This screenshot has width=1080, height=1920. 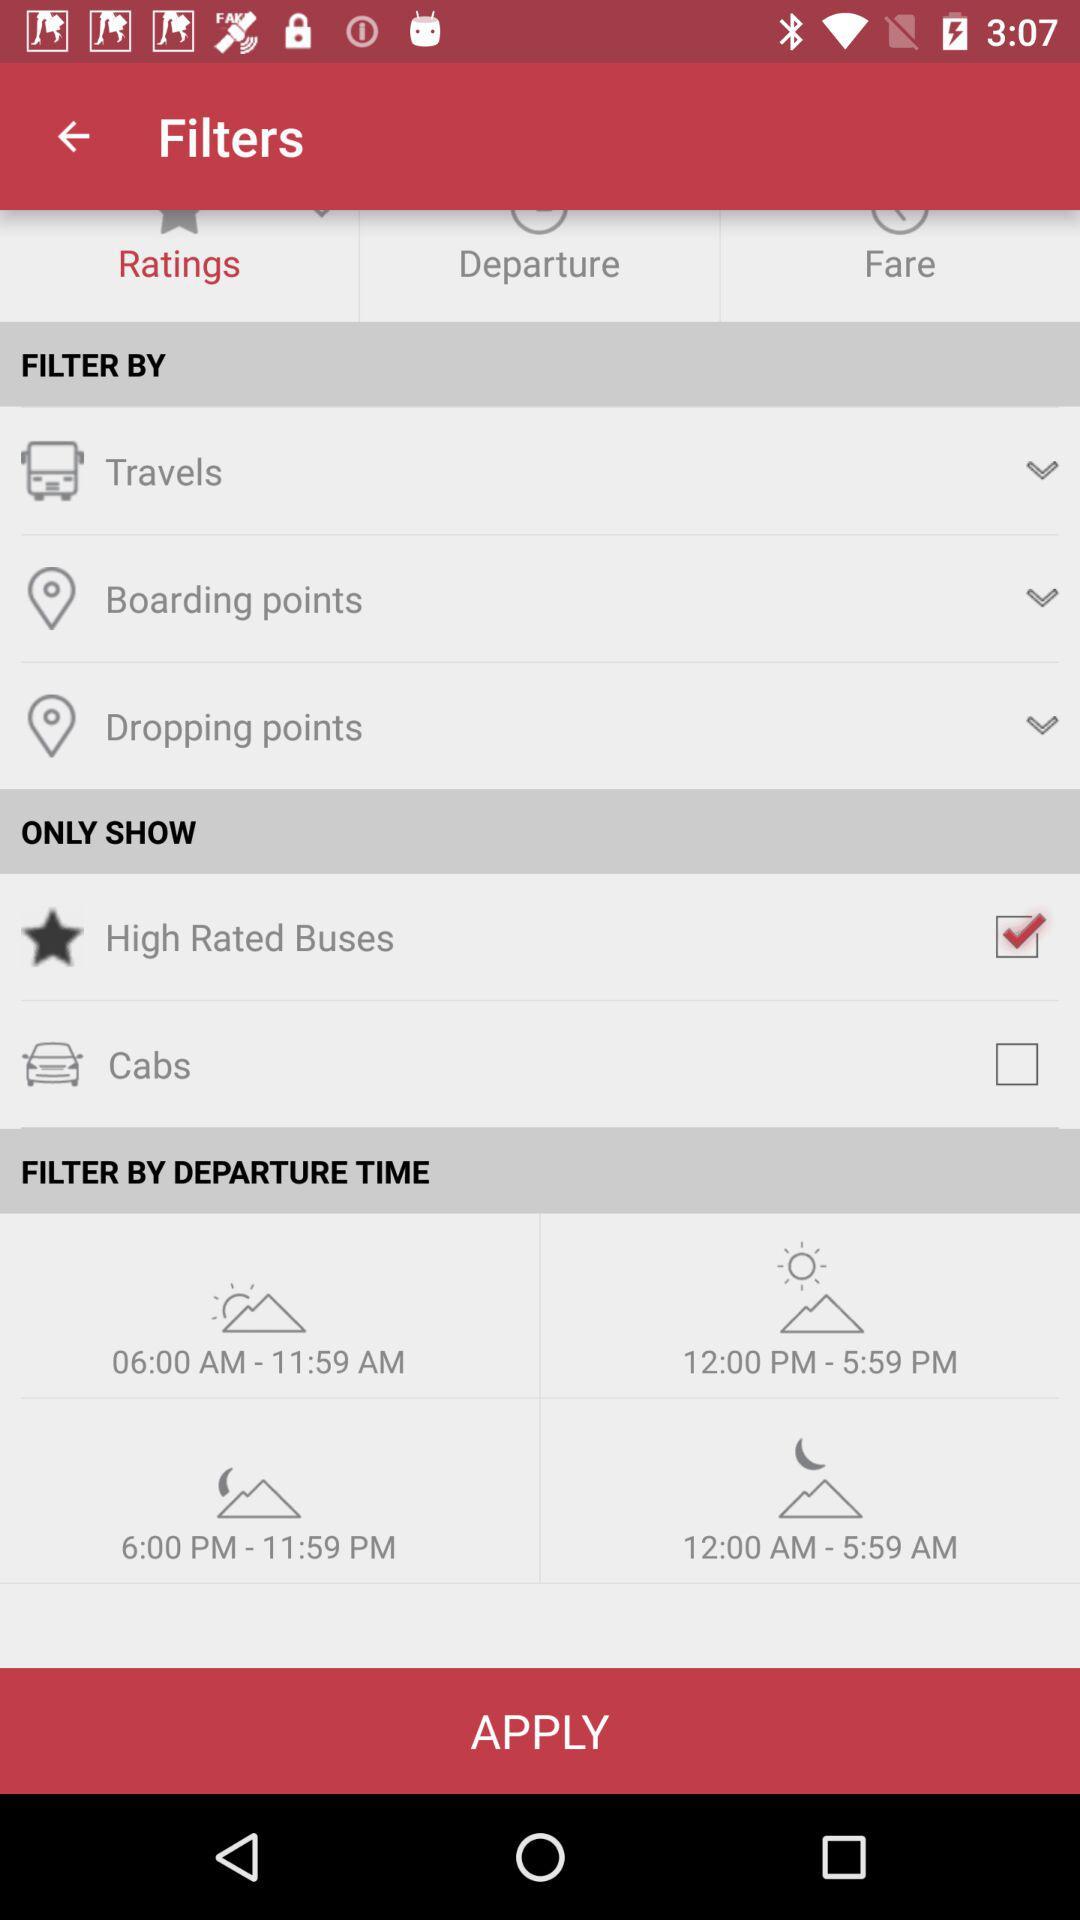 What do you see at coordinates (257, 1286) in the screenshot?
I see `filter by morning time` at bounding box center [257, 1286].